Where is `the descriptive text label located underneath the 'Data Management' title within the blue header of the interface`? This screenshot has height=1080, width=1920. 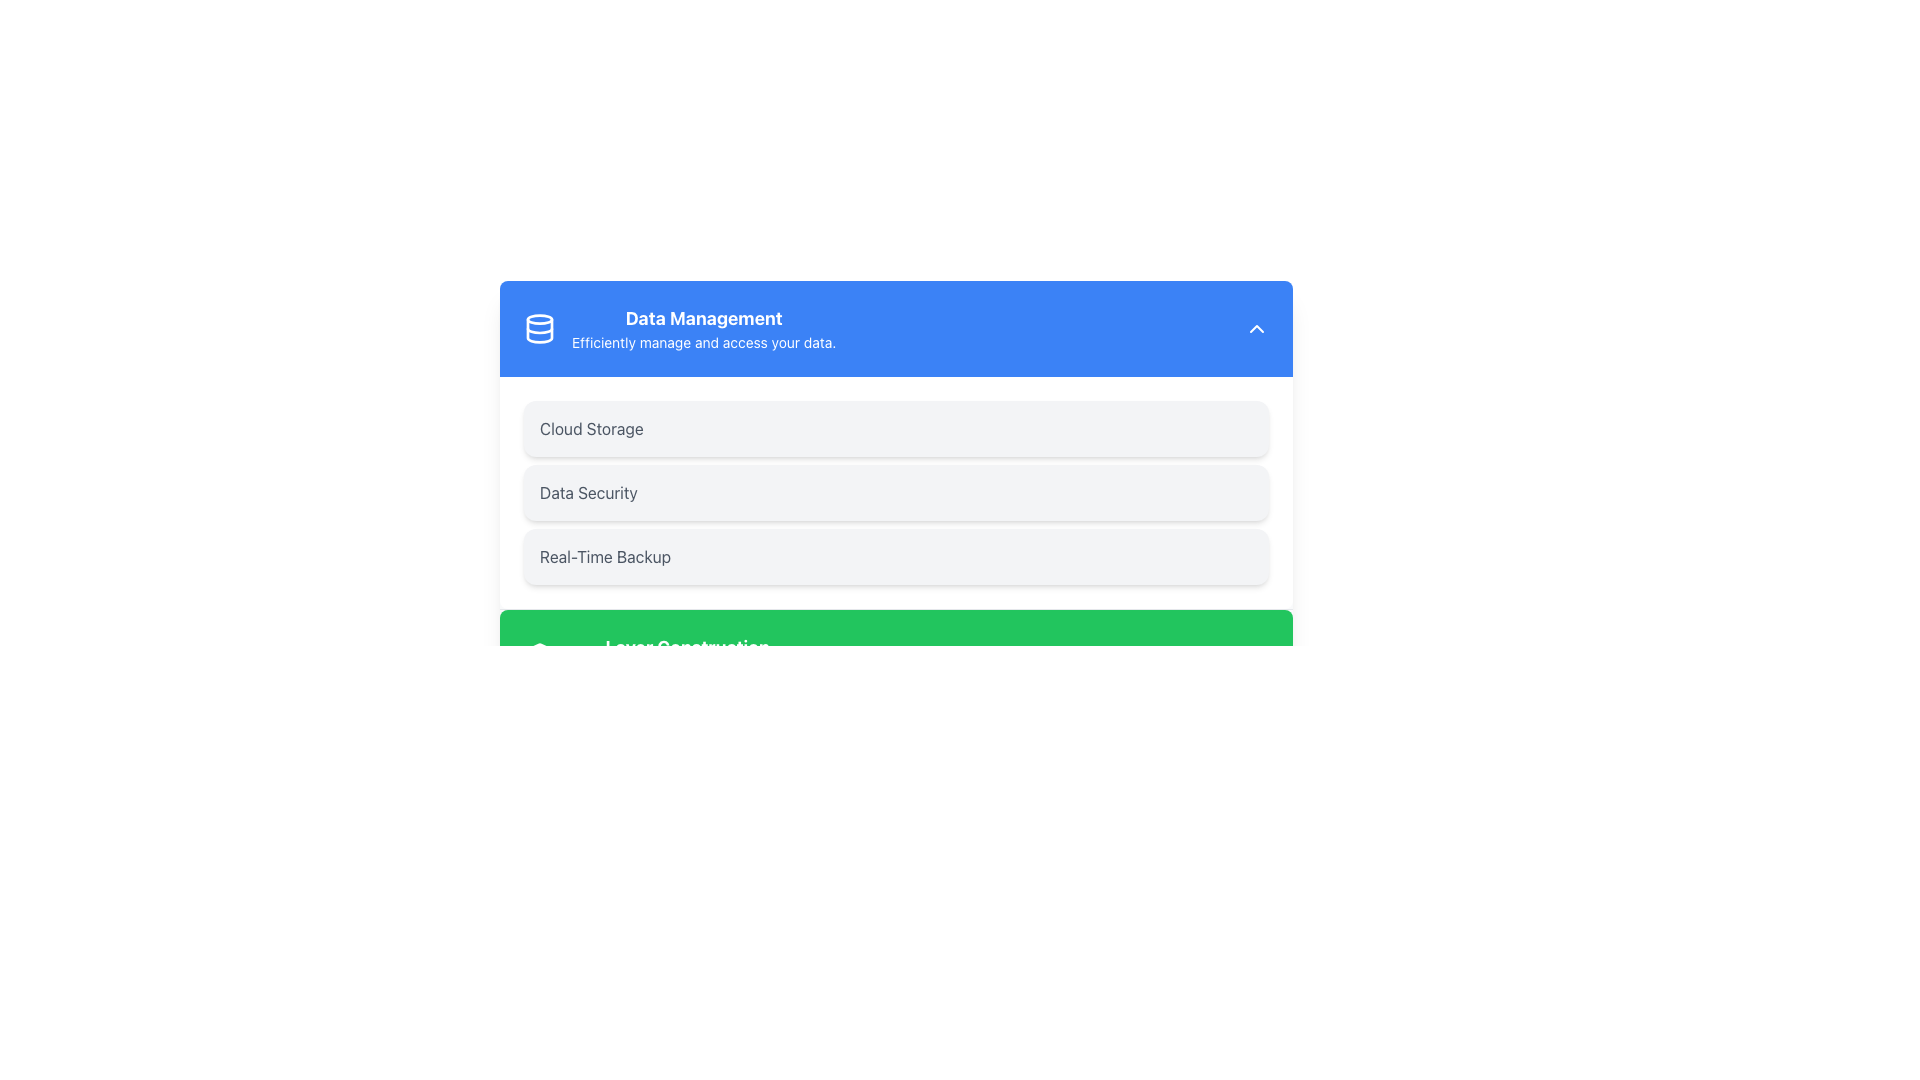 the descriptive text label located underneath the 'Data Management' title within the blue header of the interface is located at coordinates (704, 342).